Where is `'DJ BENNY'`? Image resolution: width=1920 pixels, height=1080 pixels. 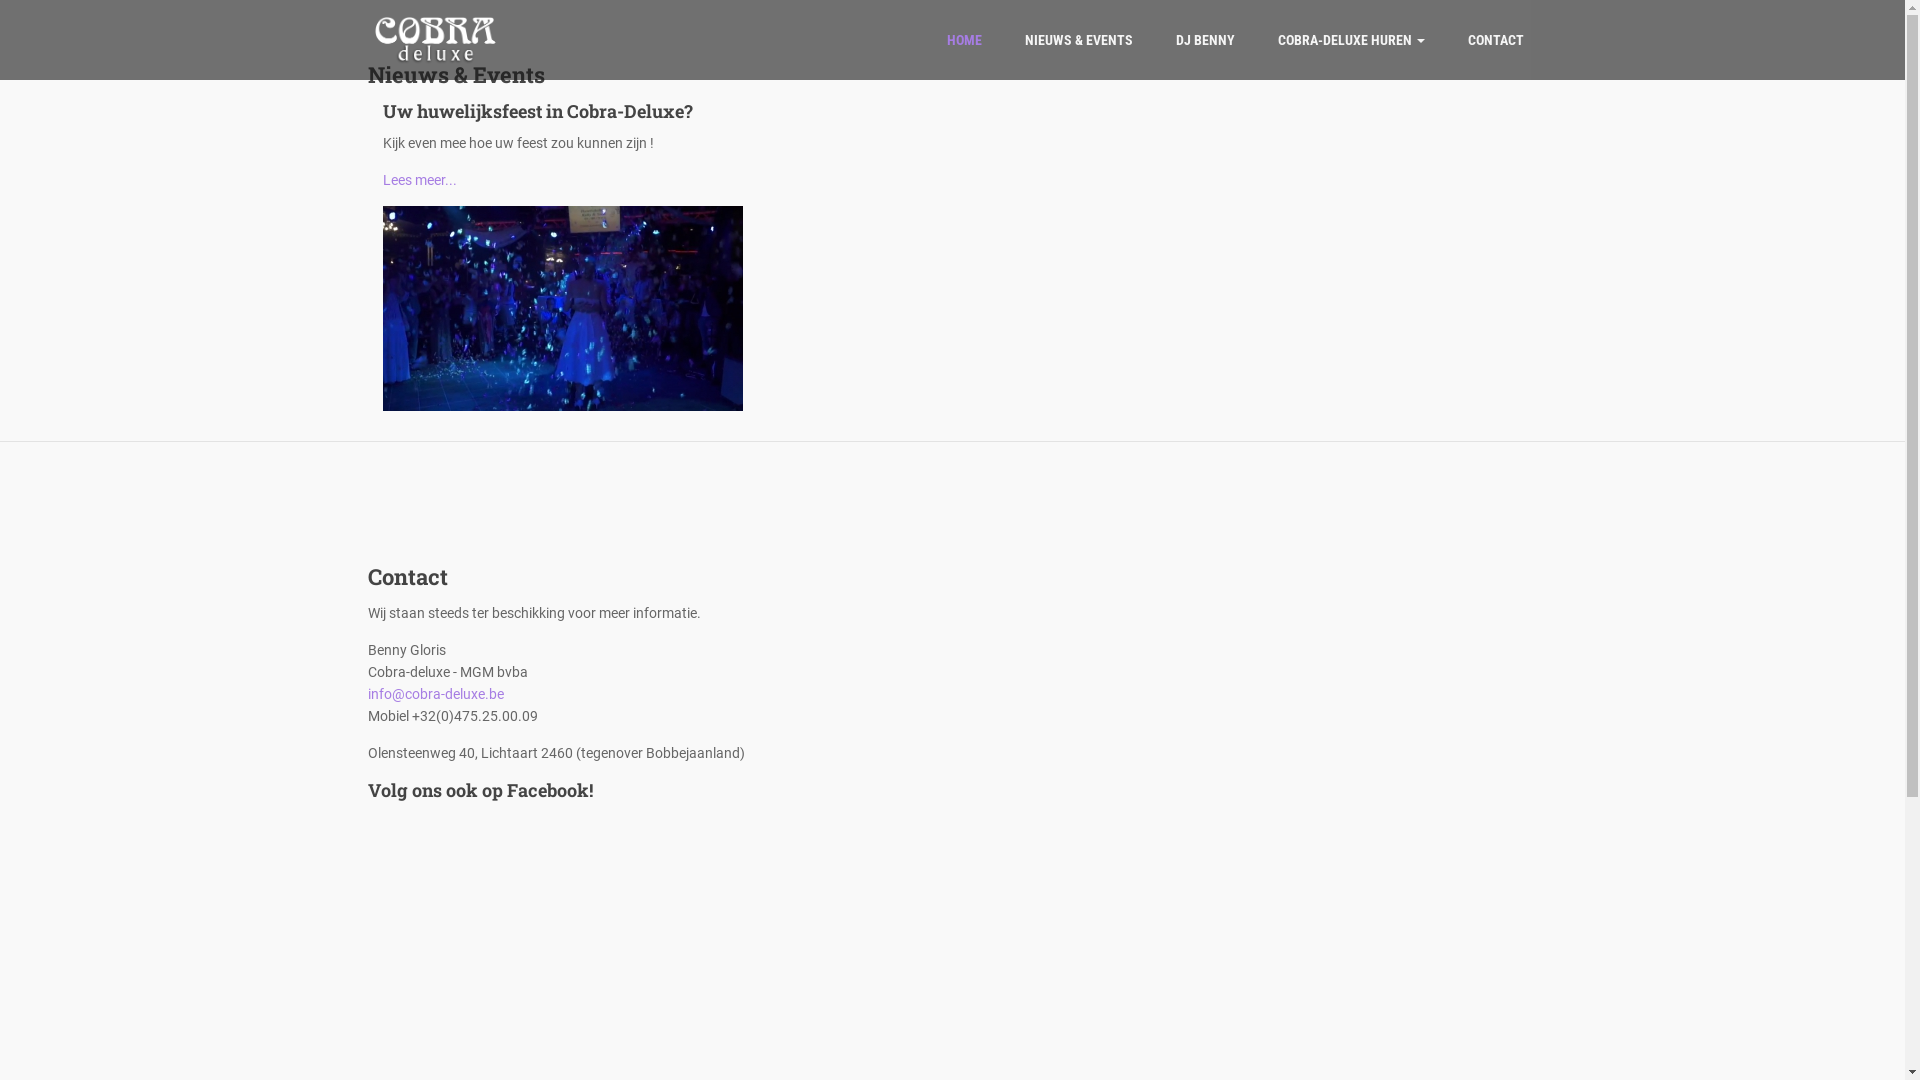
'DJ BENNY' is located at coordinates (1204, 39).